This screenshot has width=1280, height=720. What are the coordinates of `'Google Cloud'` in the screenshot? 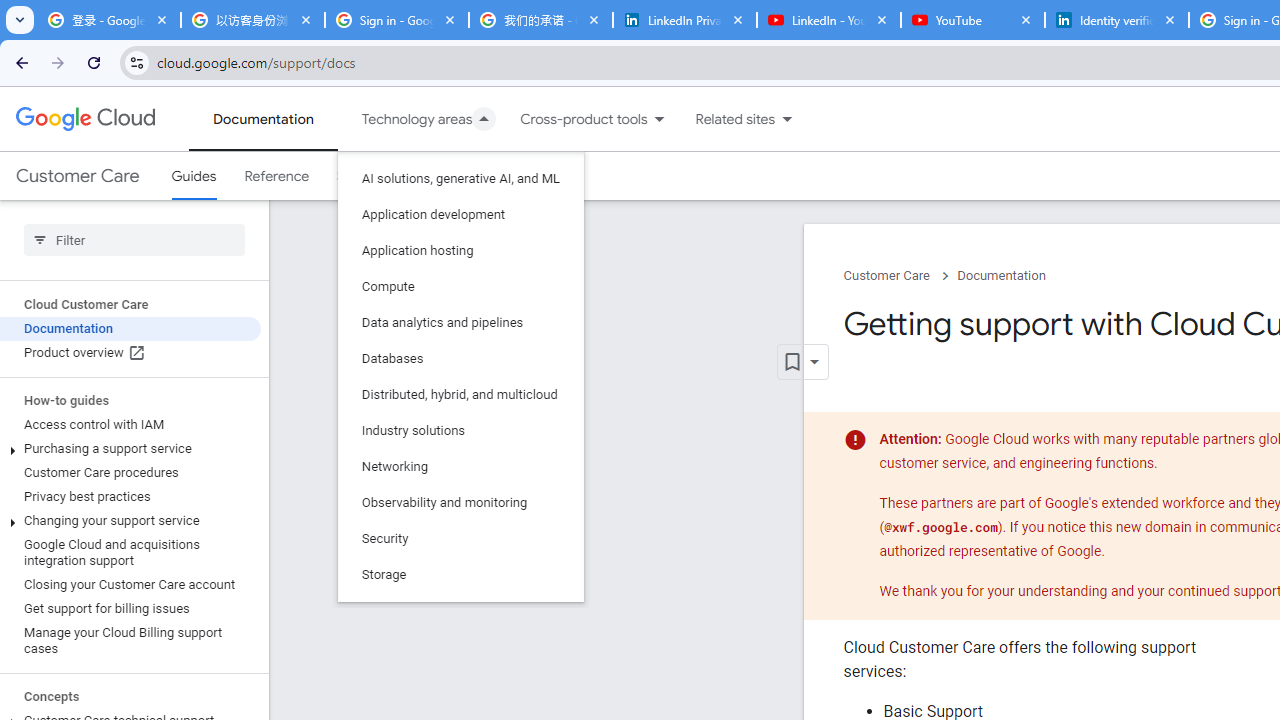 It's located at (84, 119).